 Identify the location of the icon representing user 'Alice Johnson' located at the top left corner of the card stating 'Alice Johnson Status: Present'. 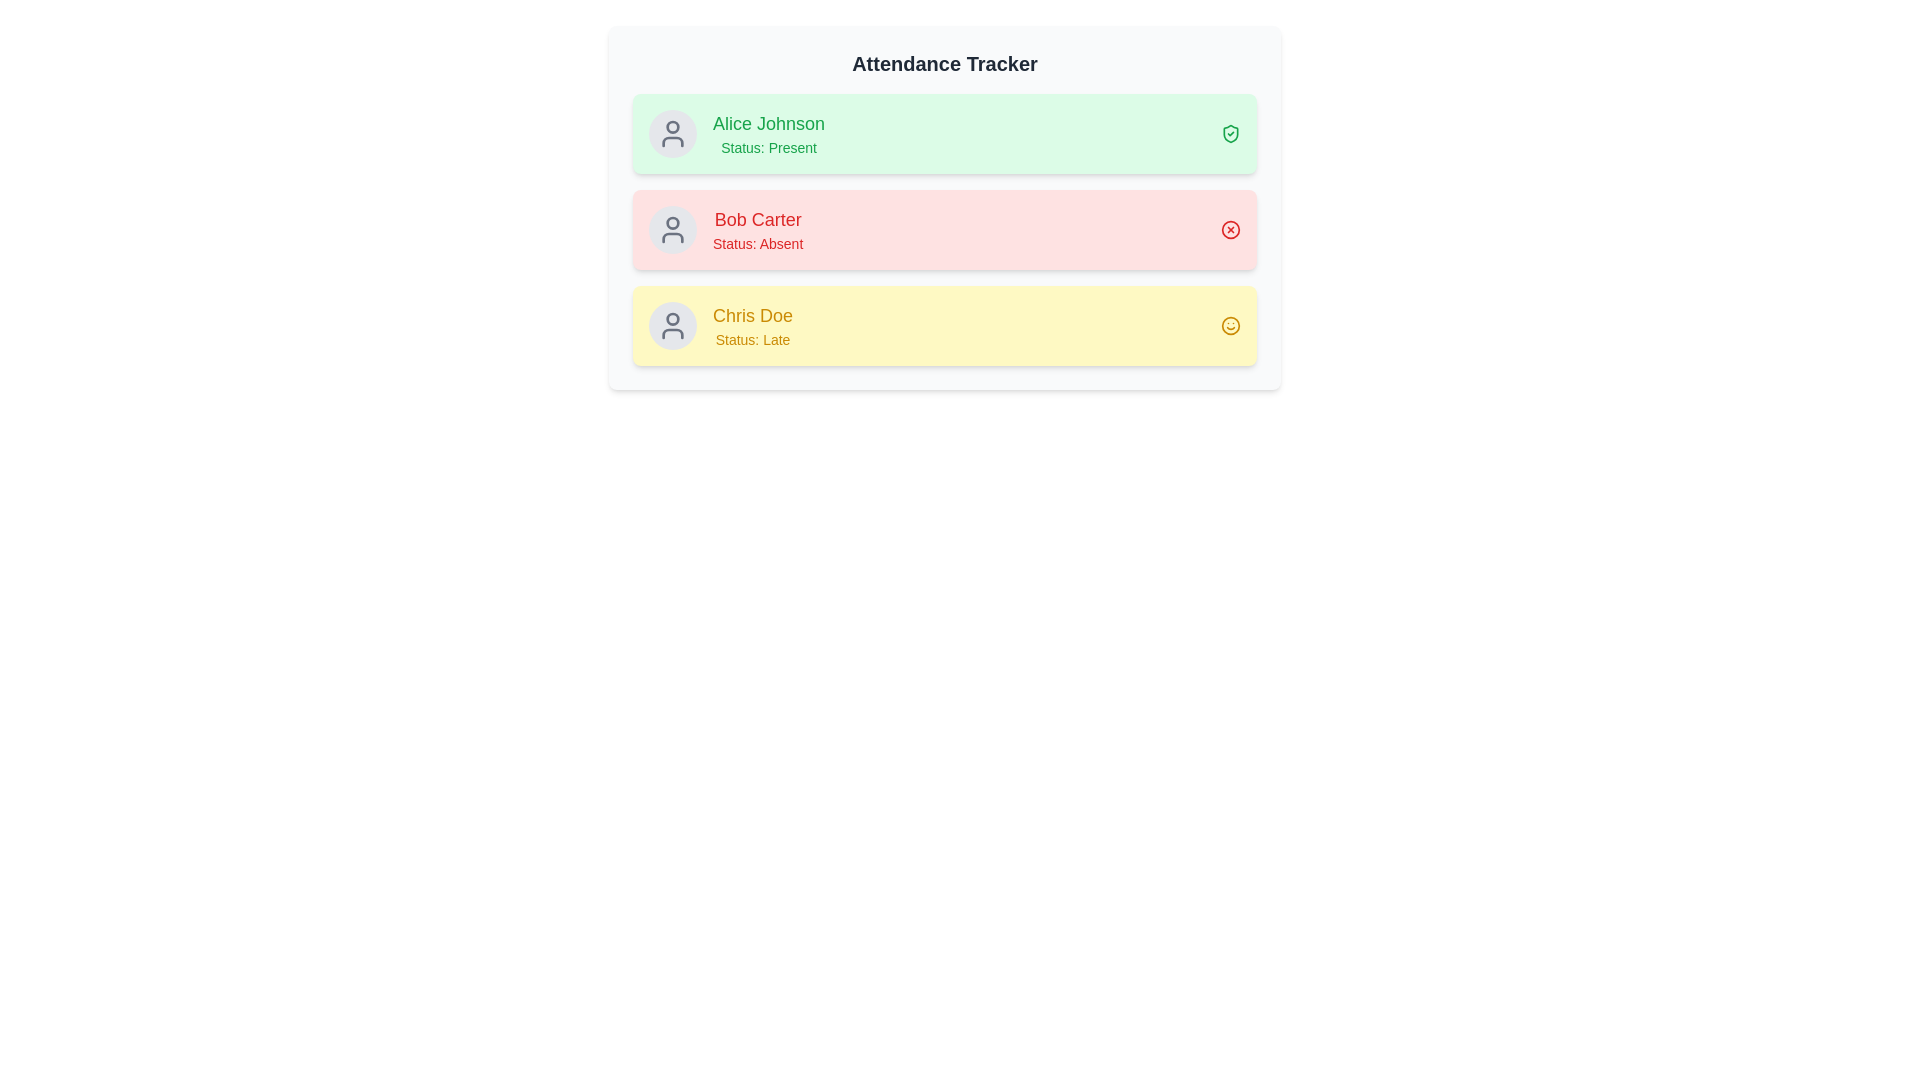
(672, 134).